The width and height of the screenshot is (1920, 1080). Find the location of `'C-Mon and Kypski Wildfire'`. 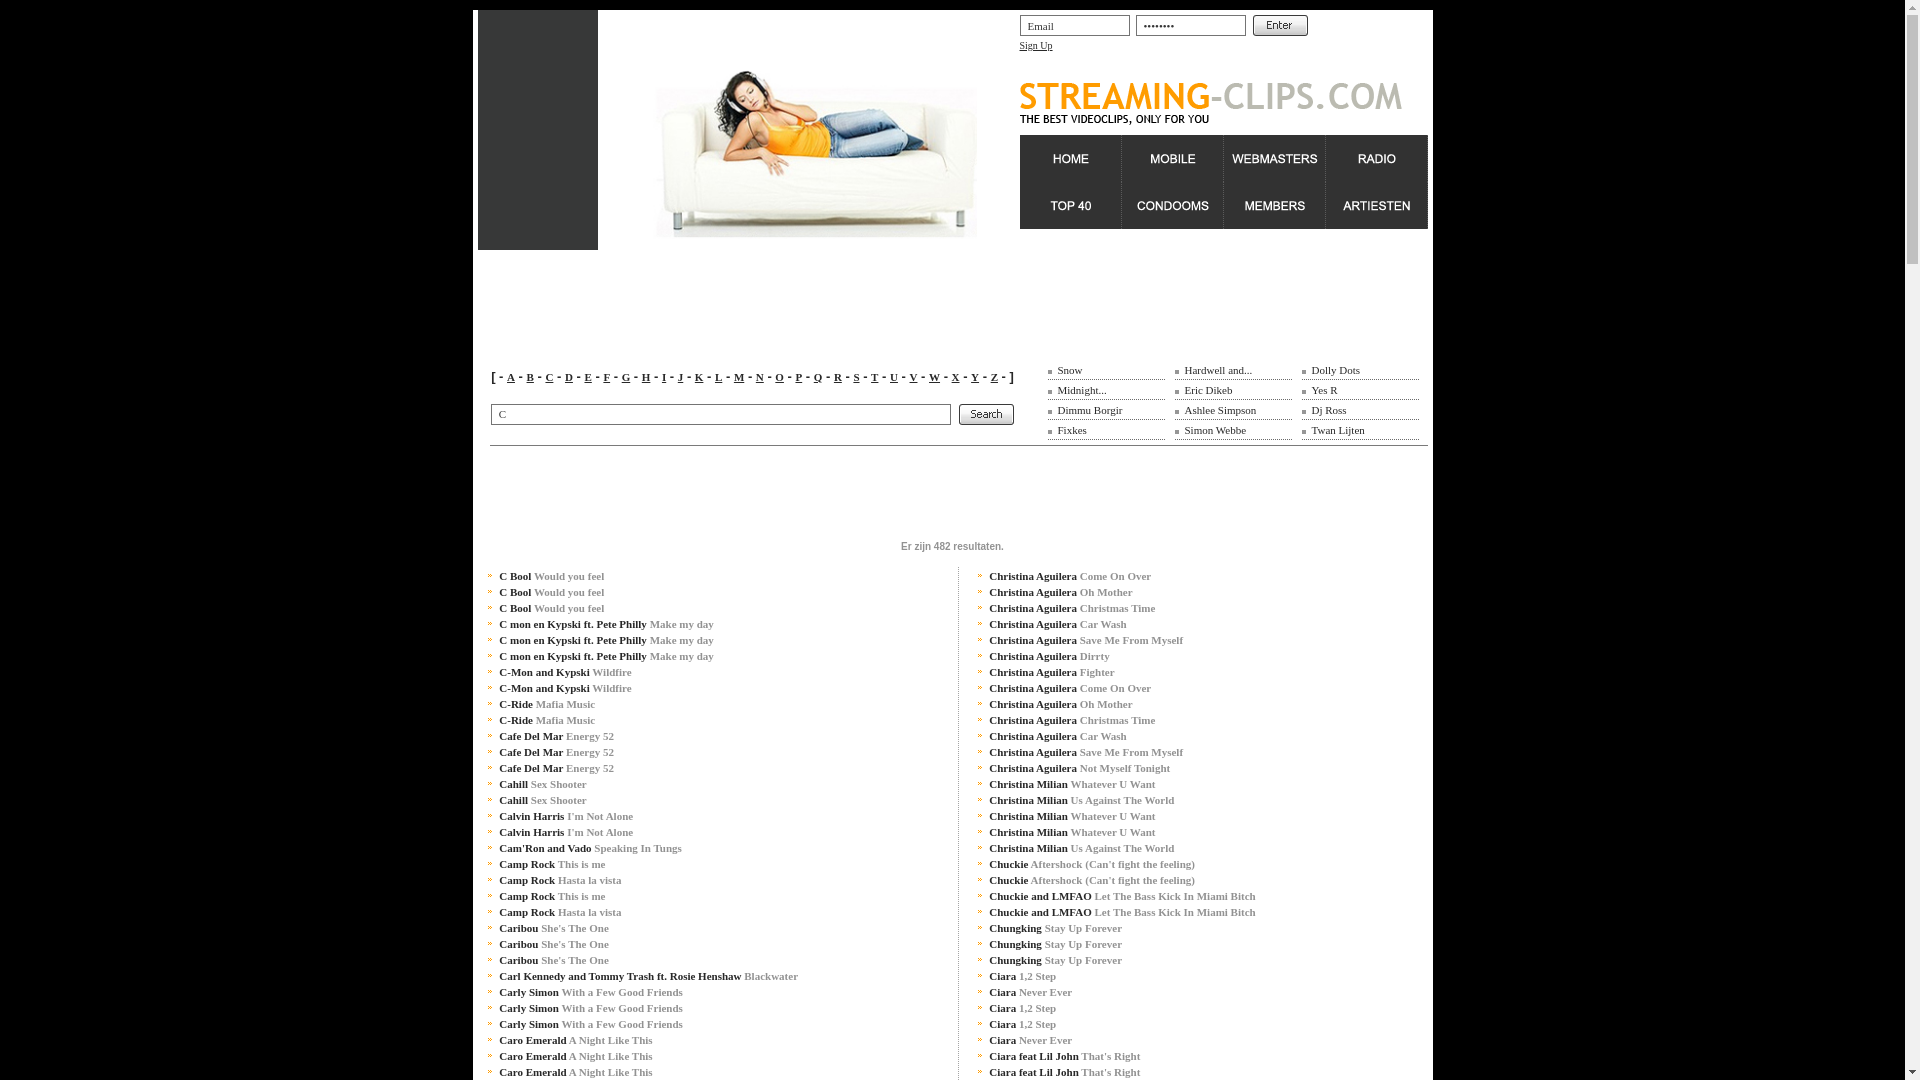

'C-Mon and Kypski Wildfire' is located at coordinates (499, 671).